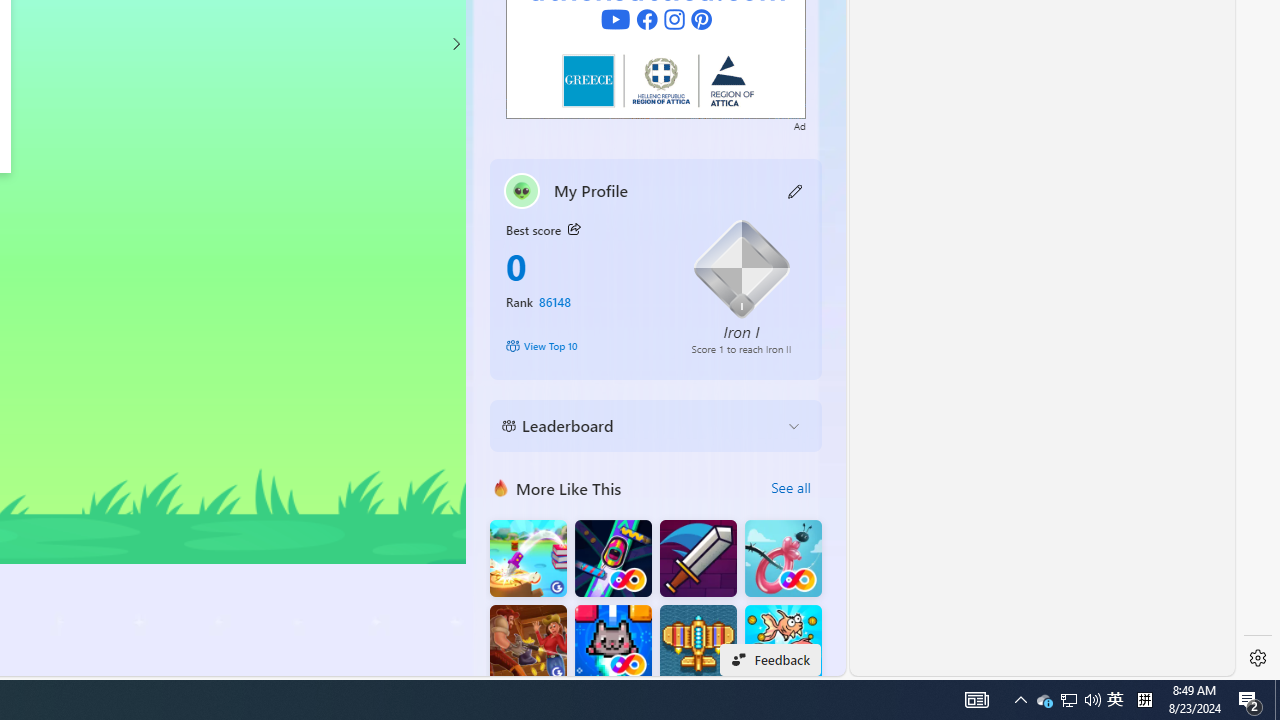  What do you see at coordinates (454, 43) in the screenshot?
I see `'Class: control'` at bounding box center [454, 43].